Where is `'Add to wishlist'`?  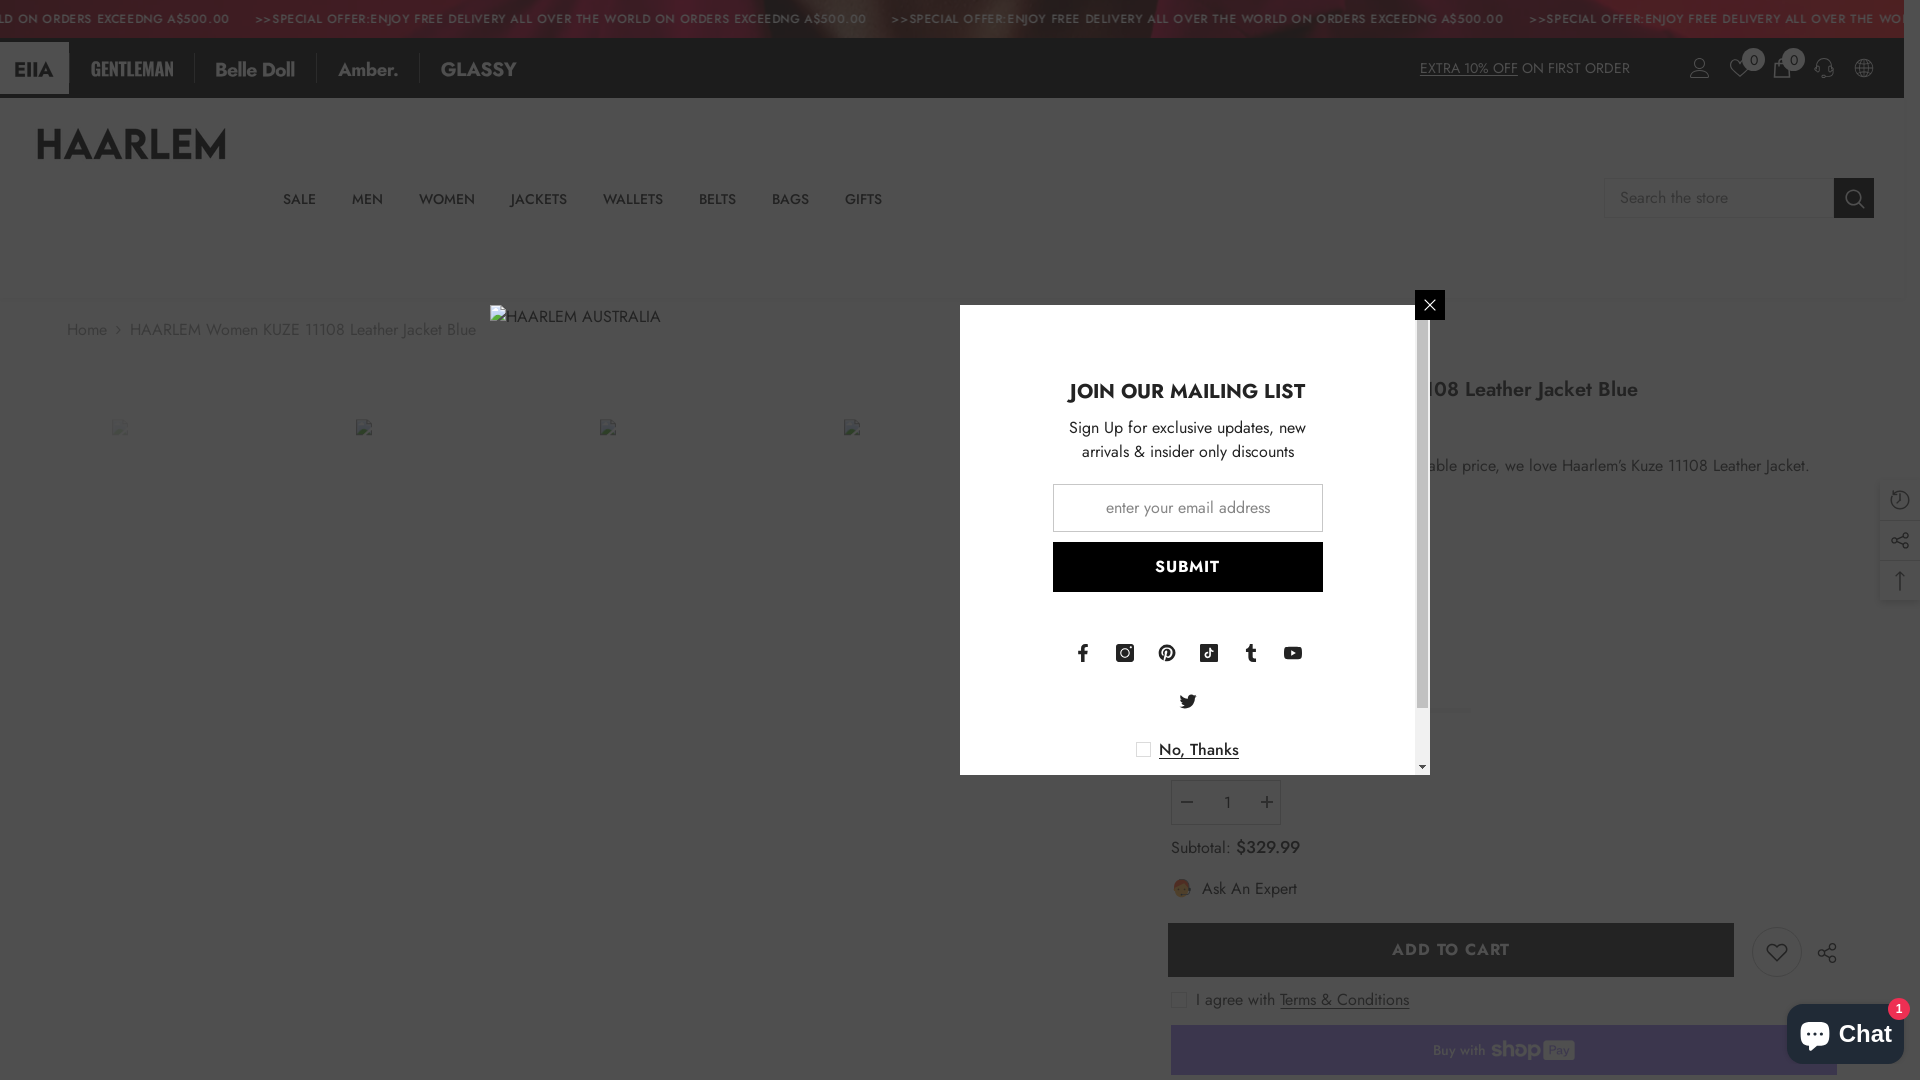 'Add to wishlist' is located at coordinates (1776, 951).